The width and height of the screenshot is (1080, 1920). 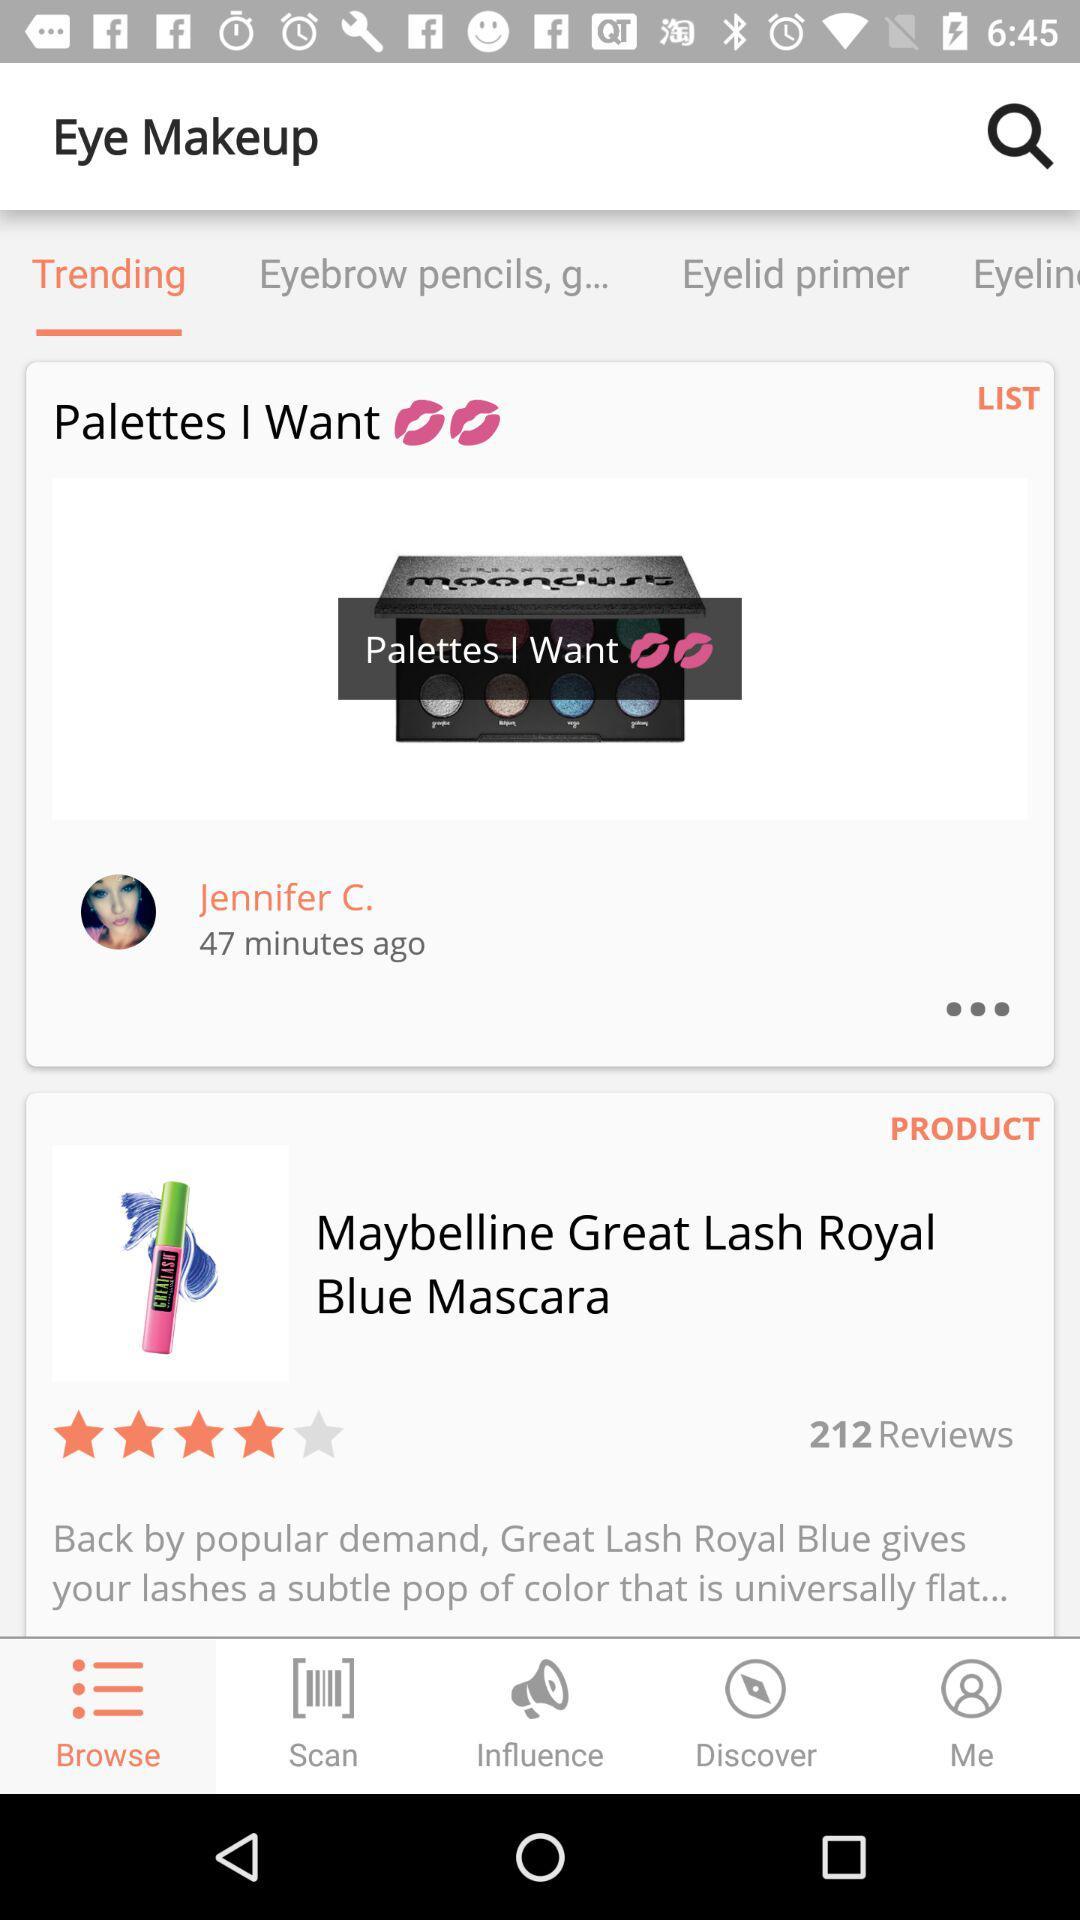 What do you see at coordinates (286, 895) in the screenshot?
I see `the icon to the left of ... item` at bounding box center [286, 895].